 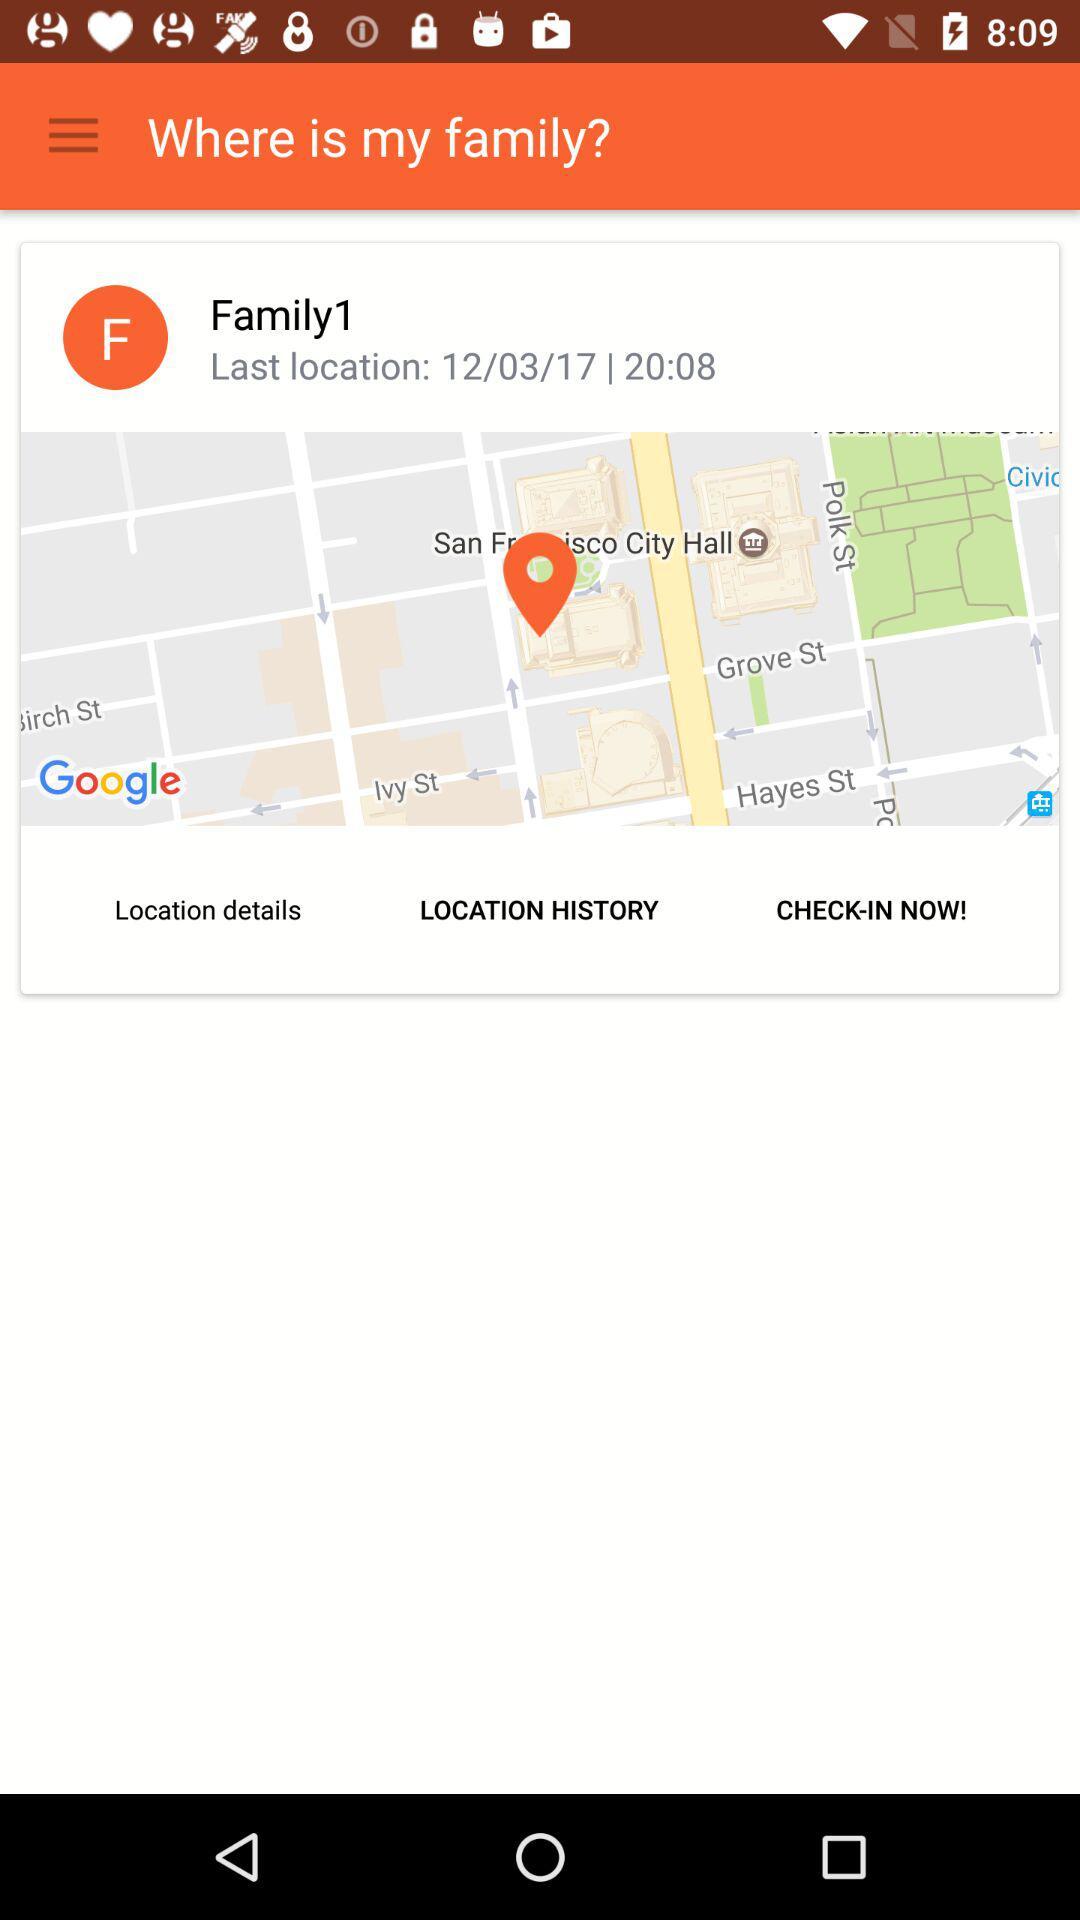 What do you see at coordinates (208, 909) in the screenshot?
I see `the text location details` at bounding box center [208, 909].